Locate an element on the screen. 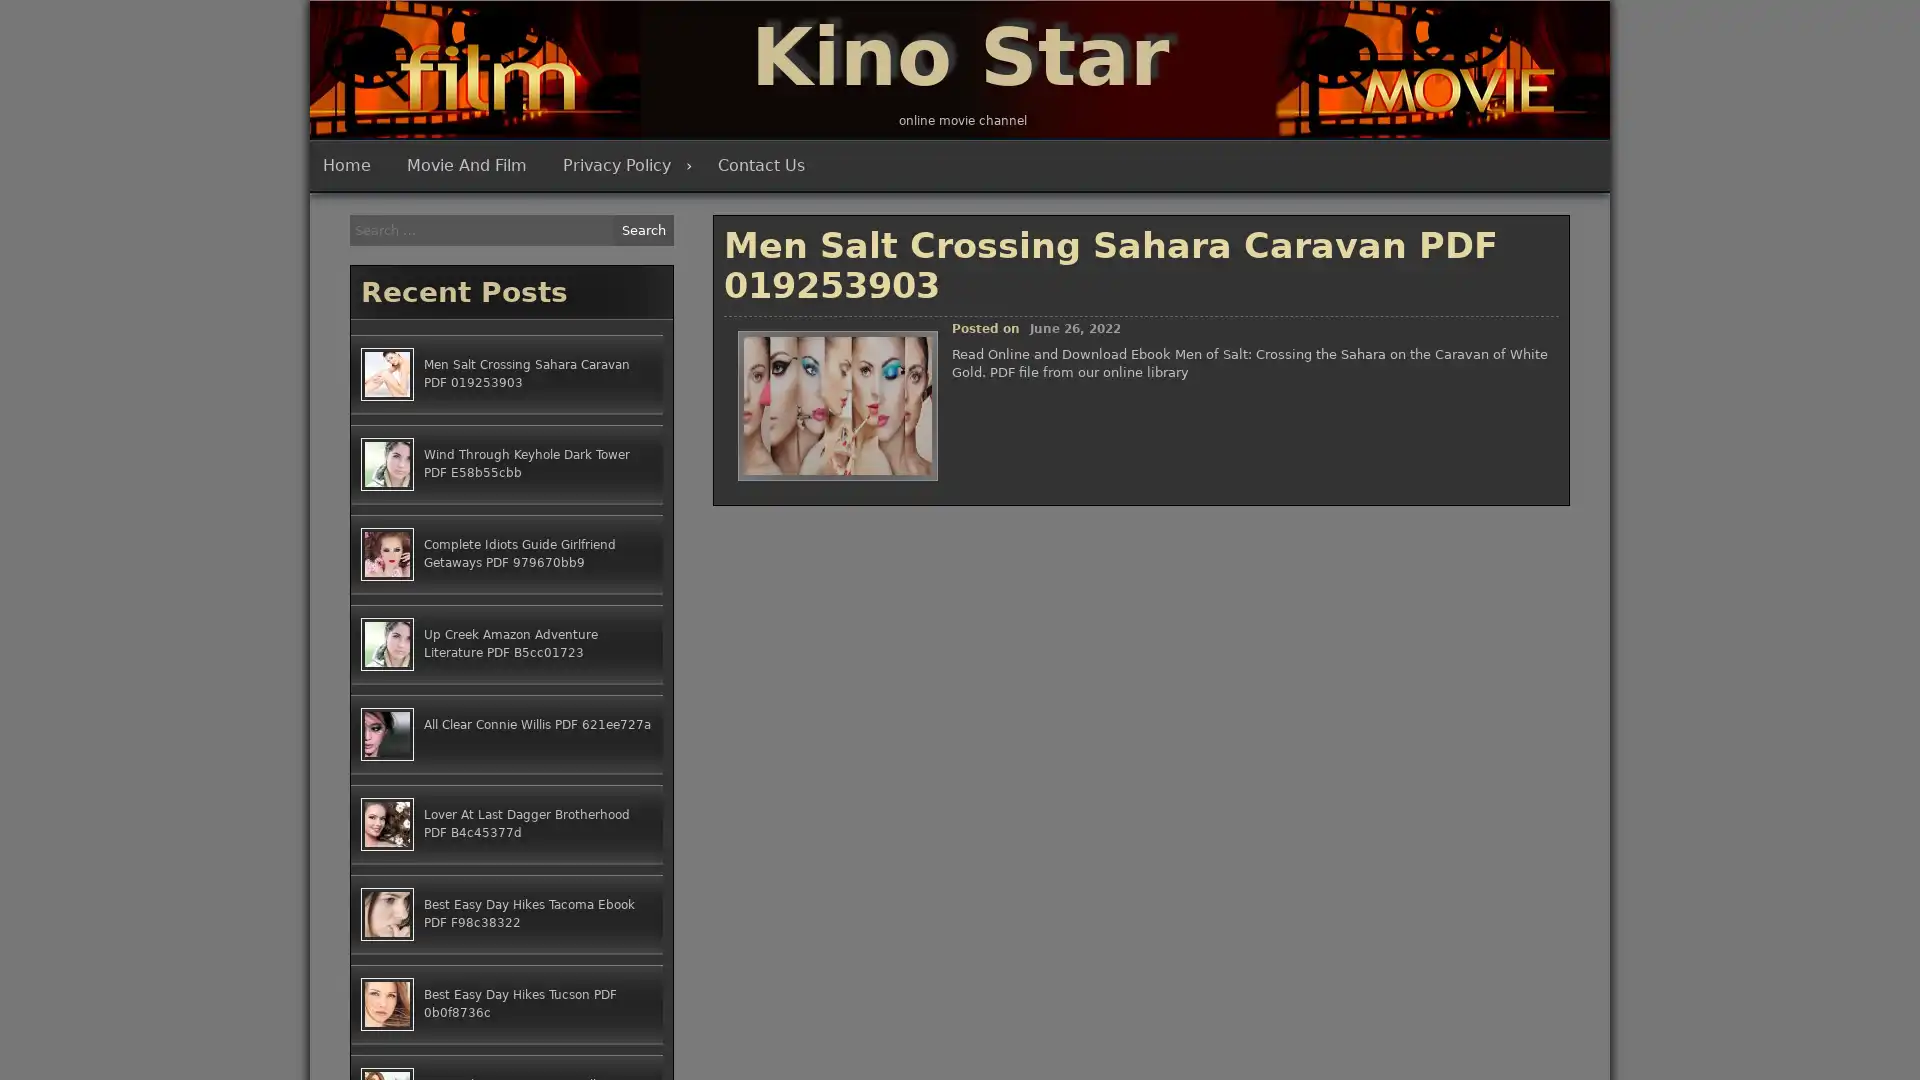  Search is located at coordinates (643, 229).